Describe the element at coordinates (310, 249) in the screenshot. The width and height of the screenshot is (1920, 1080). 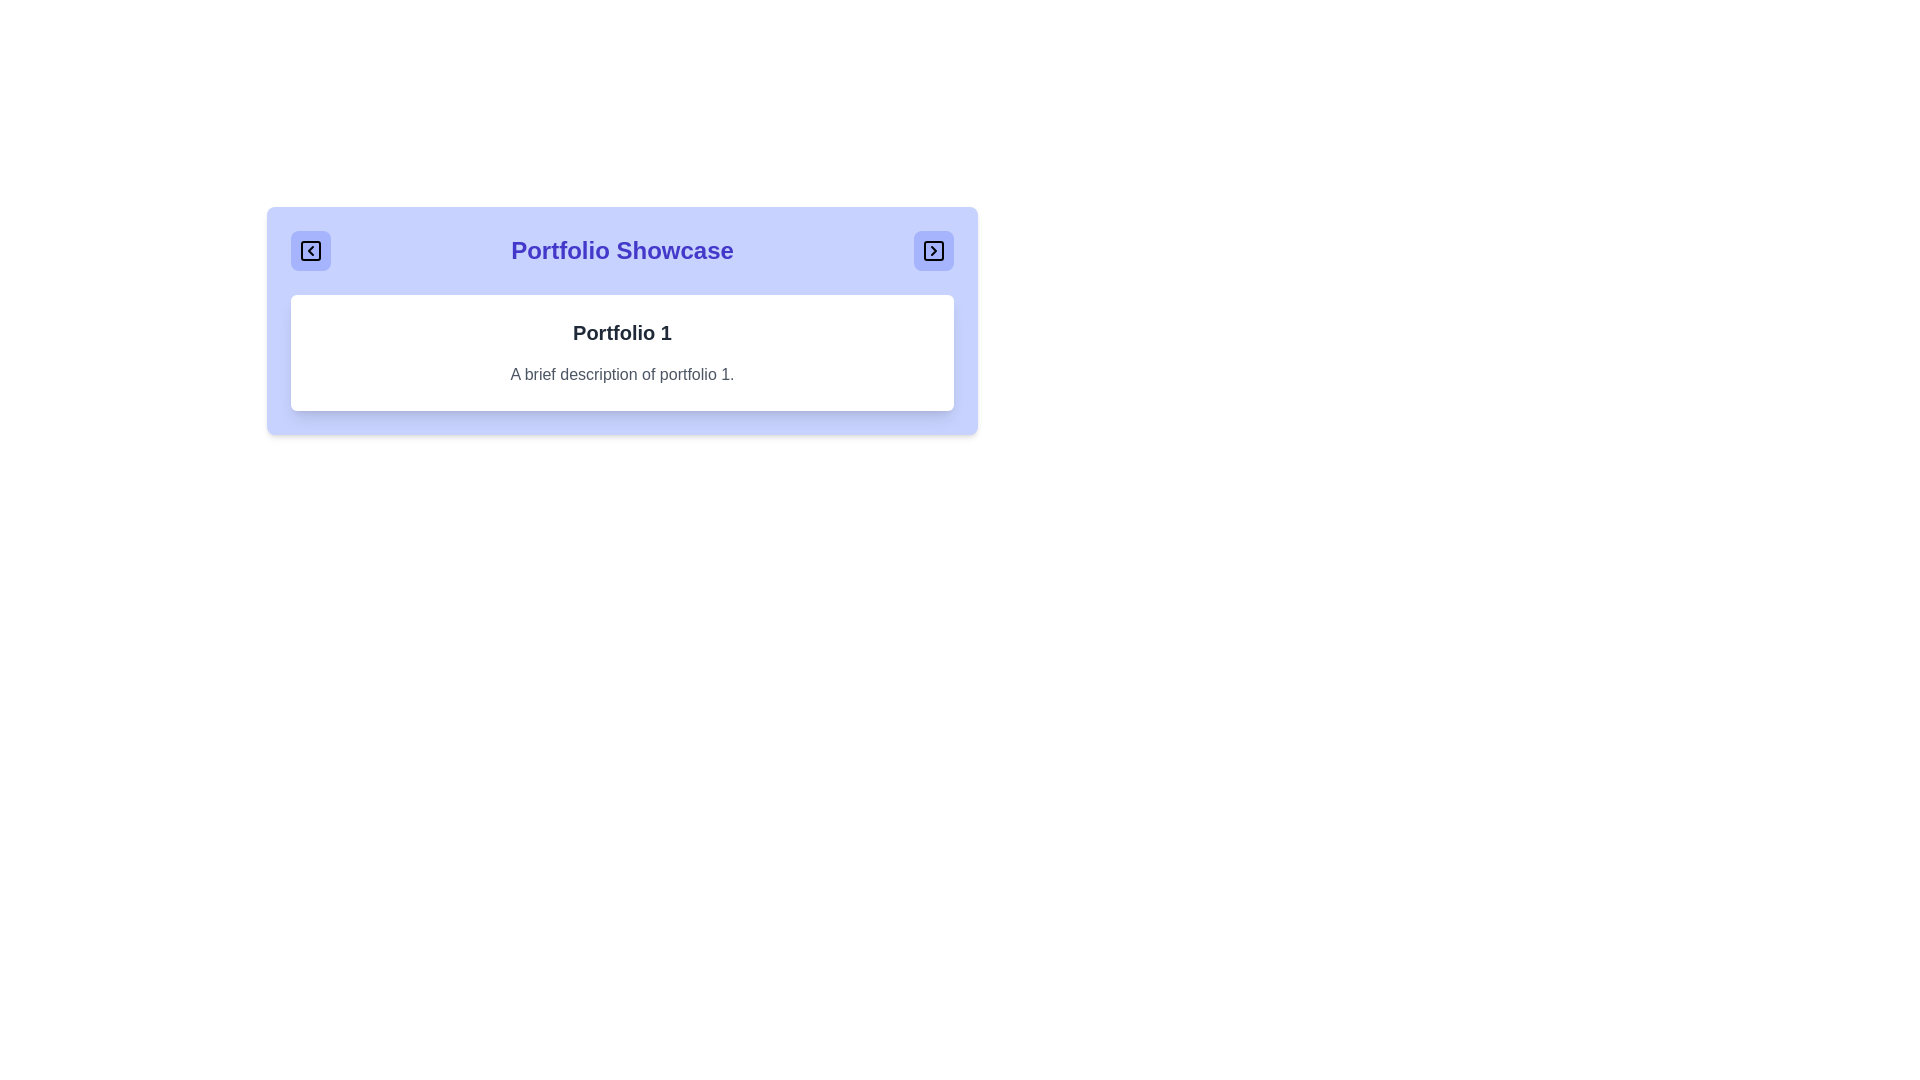
I see `the square SVG graphical element, which is part of the left-facing chevron icon indicating navigation options, located at the top-left corner of the 'Portfolio Showcase' card` at that location.